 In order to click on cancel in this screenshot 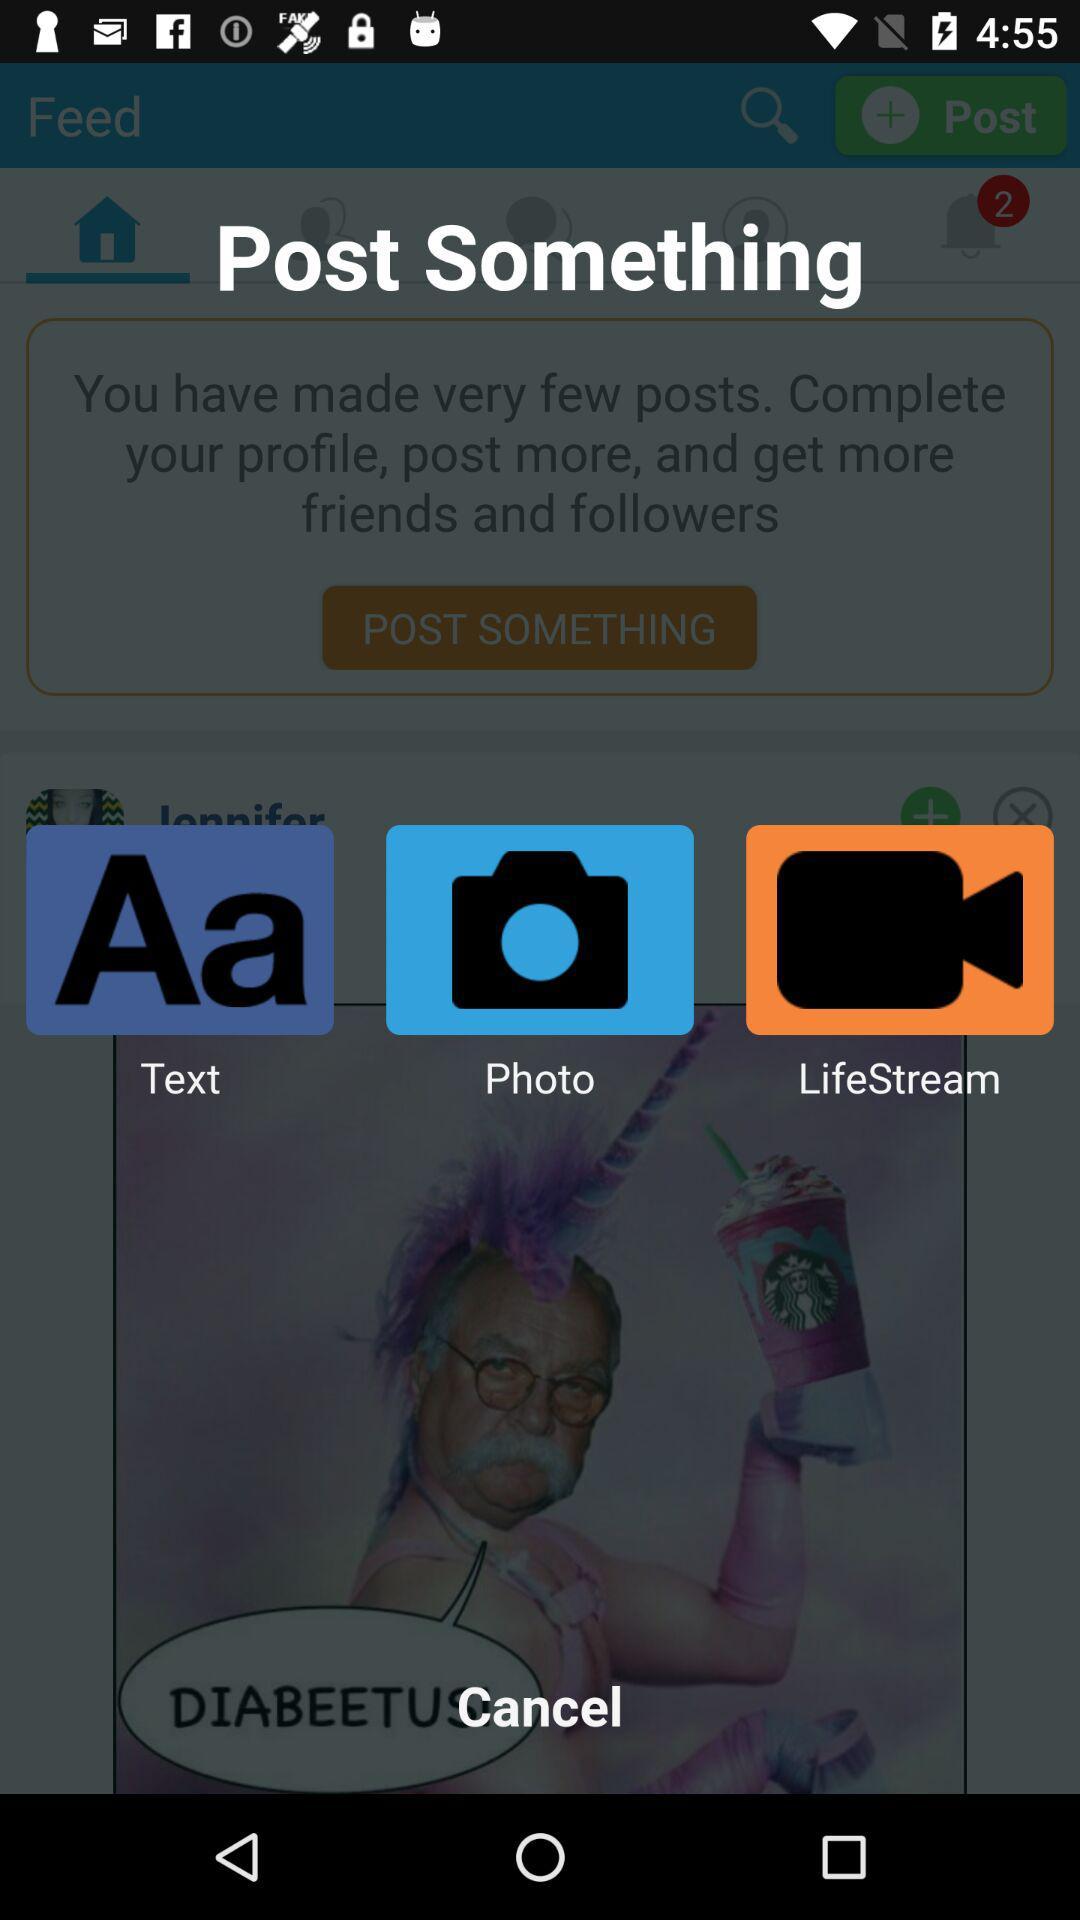, I will do `click(540, 1704)`.